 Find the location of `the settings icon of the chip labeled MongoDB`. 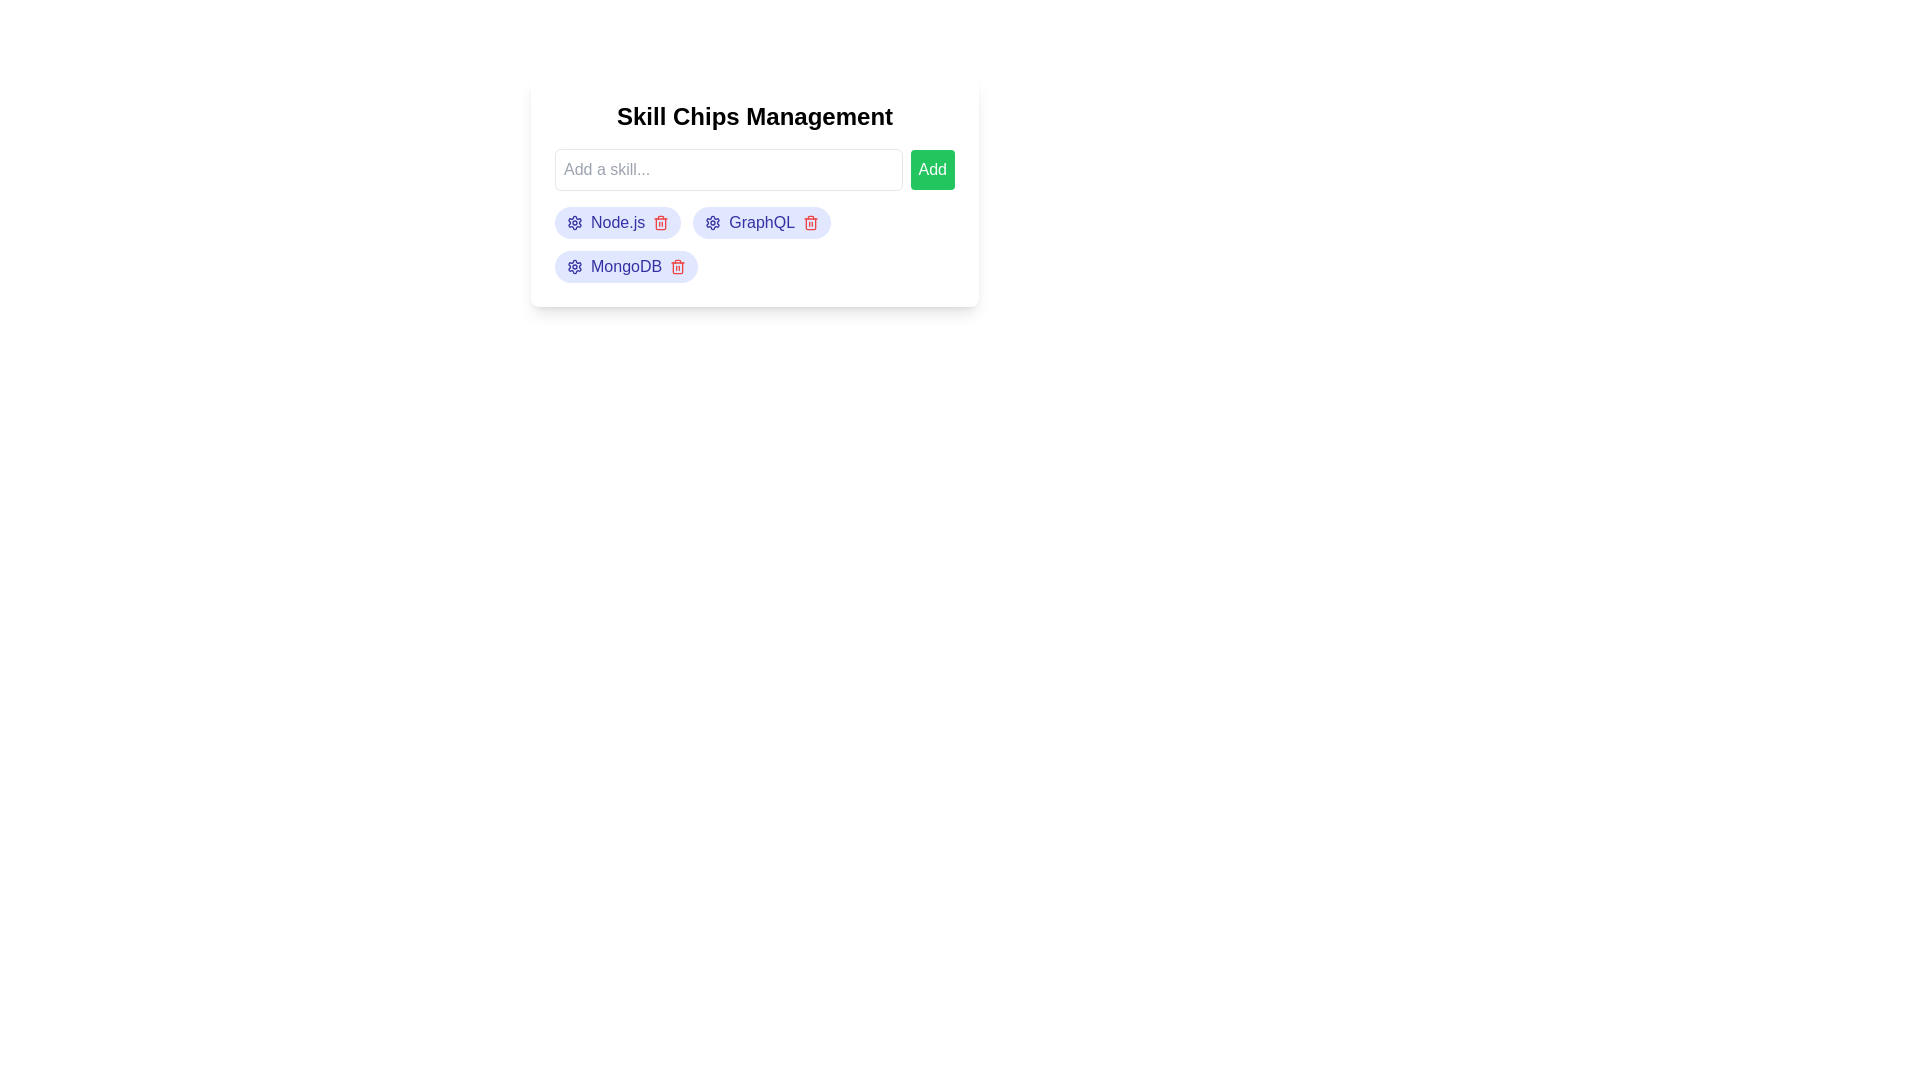

the settings icon of the chip labeled MongoDB is located at coordinates (574, 265).